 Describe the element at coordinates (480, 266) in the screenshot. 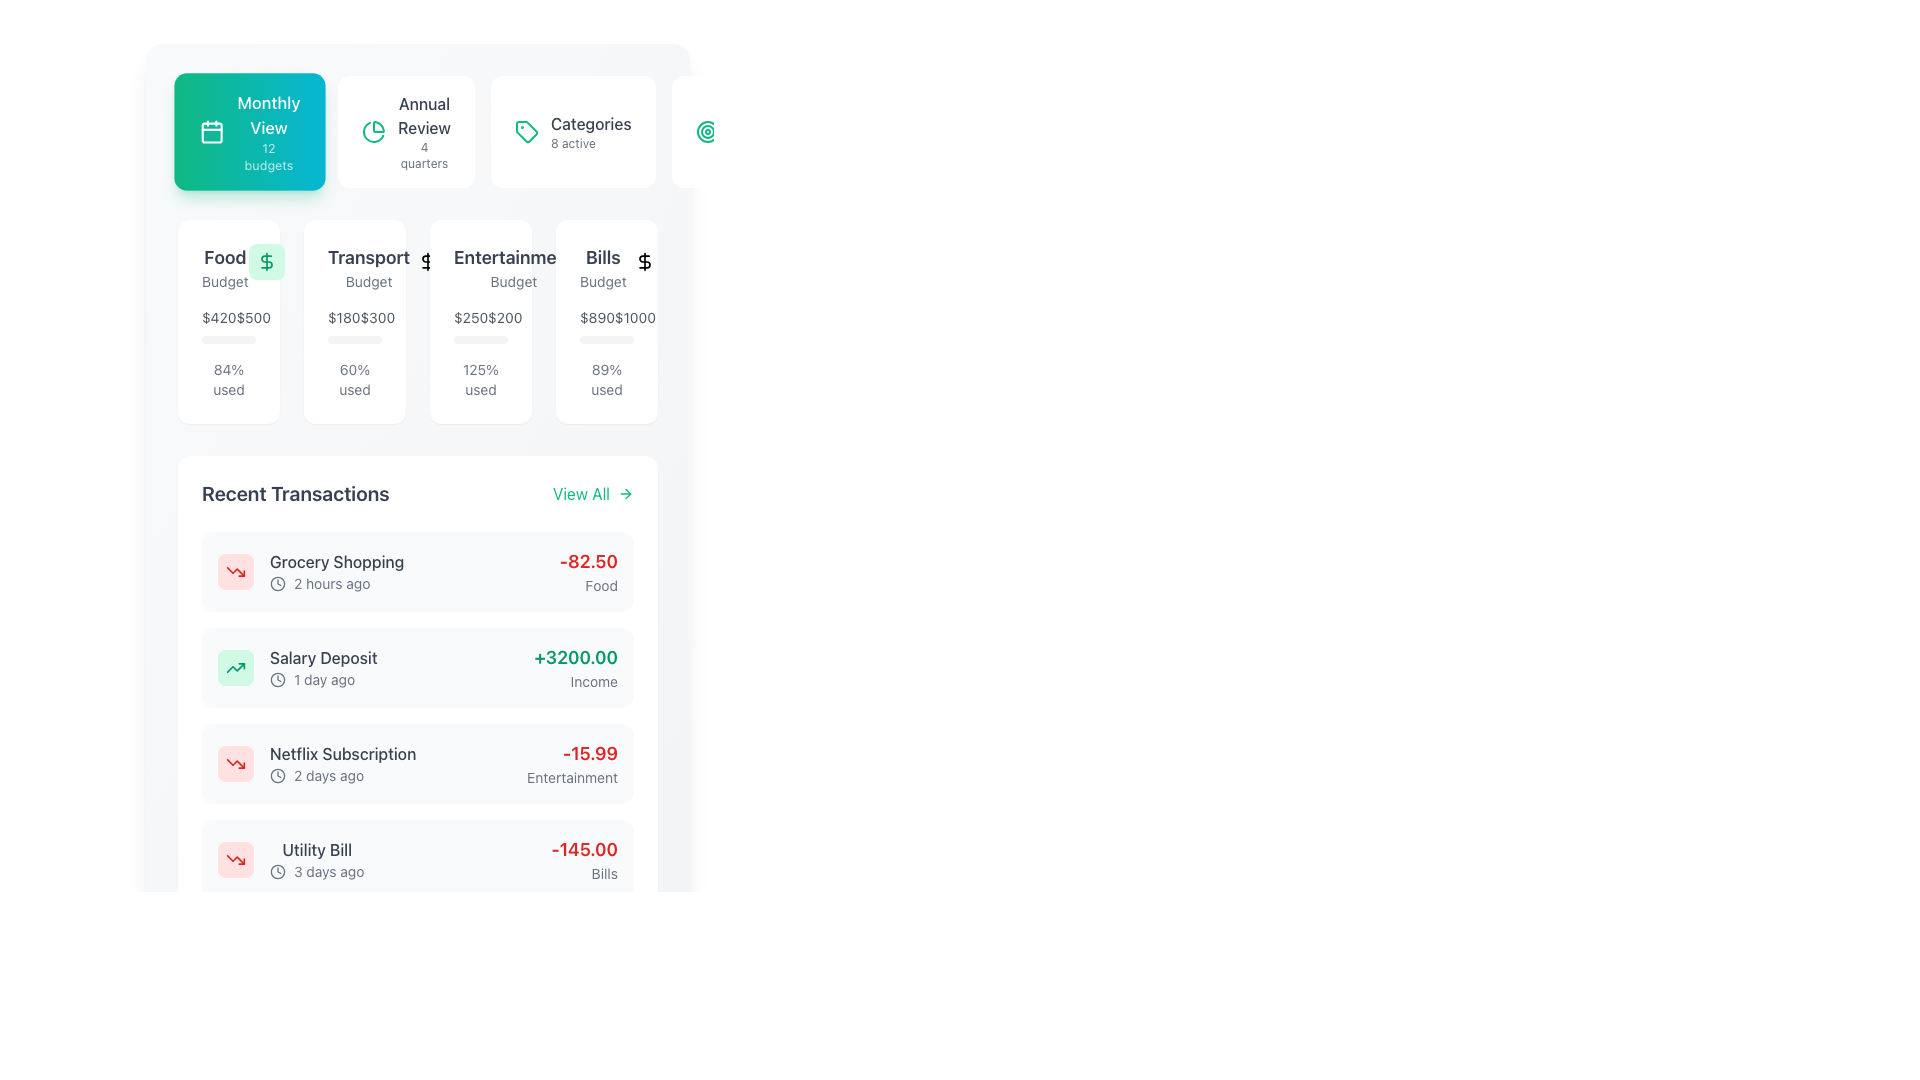

I see `the static text label identifying the budget category titled 'Entertainment', which is positioned between 'Transport Budget' and 'Bills Budget' in the financial management interface` at that location.